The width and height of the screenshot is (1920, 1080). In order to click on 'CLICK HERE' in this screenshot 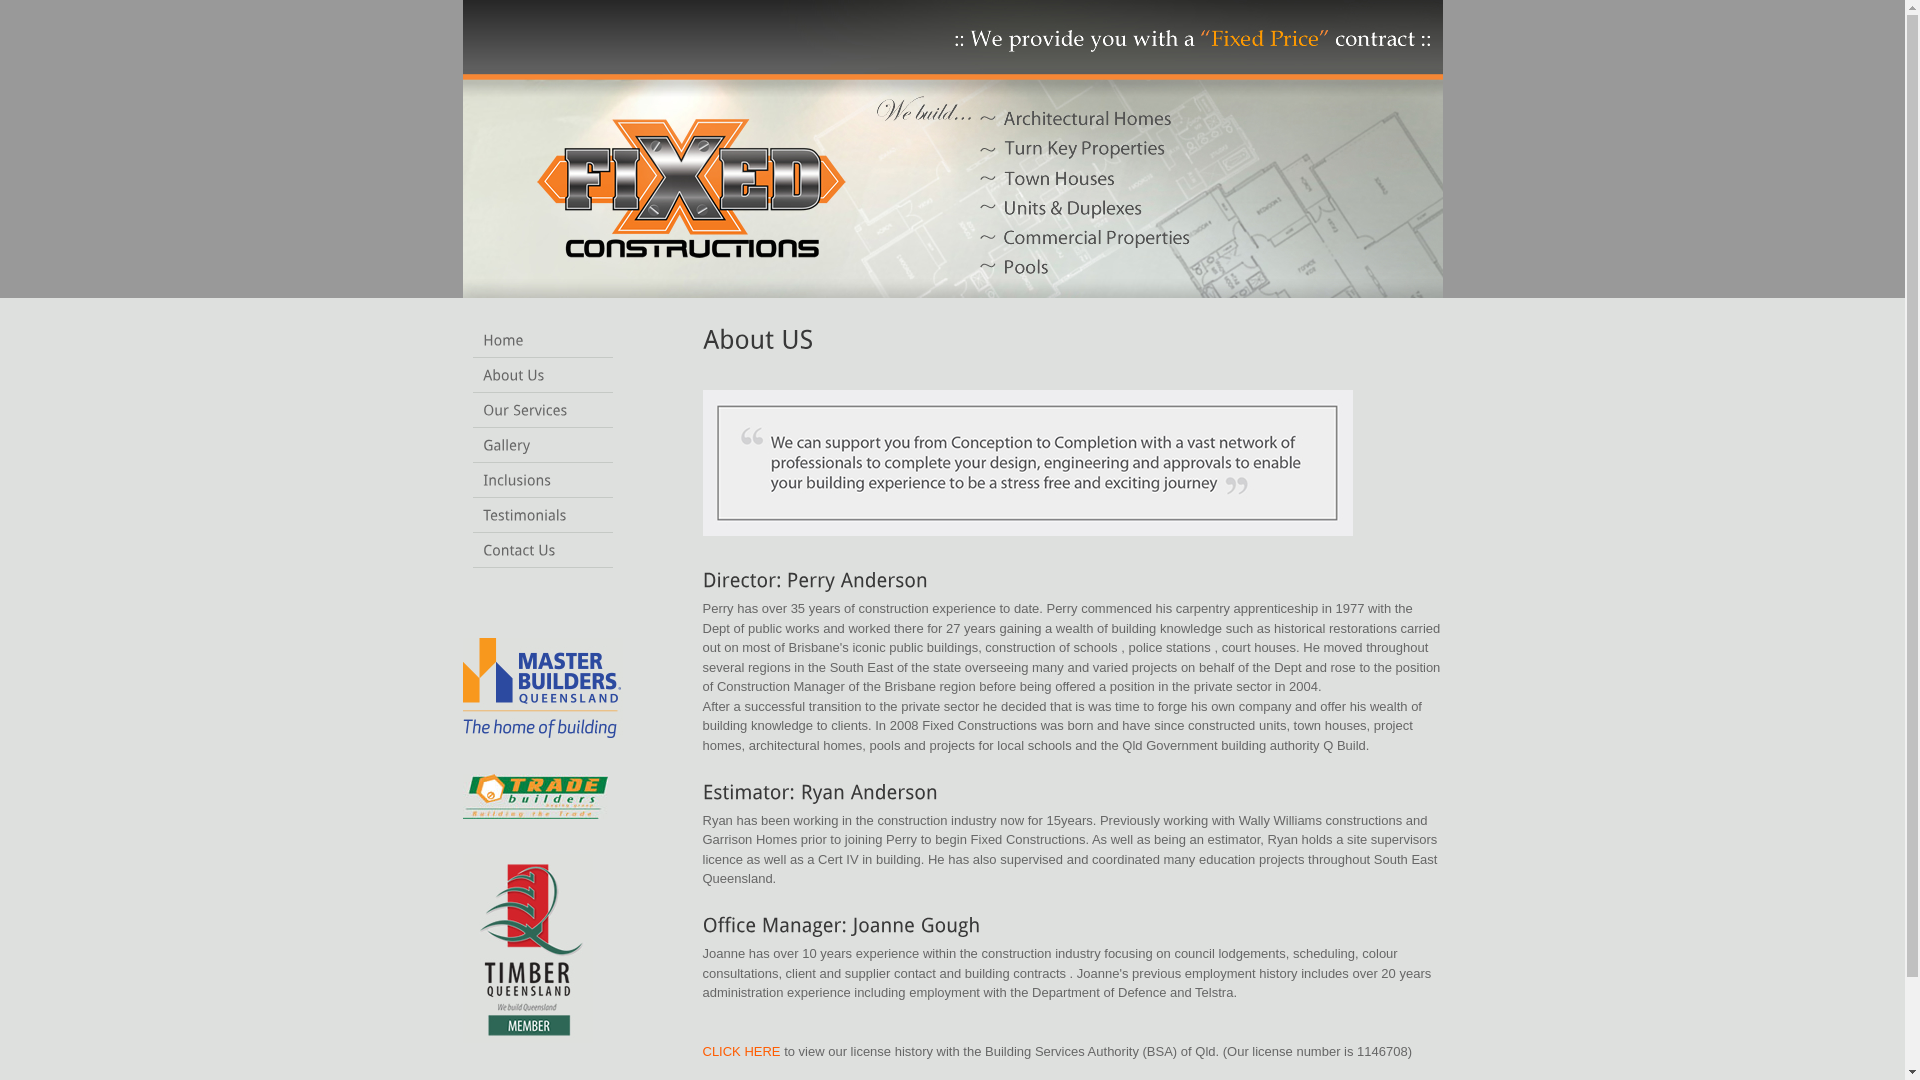, I will do `click(739, 1050)`.